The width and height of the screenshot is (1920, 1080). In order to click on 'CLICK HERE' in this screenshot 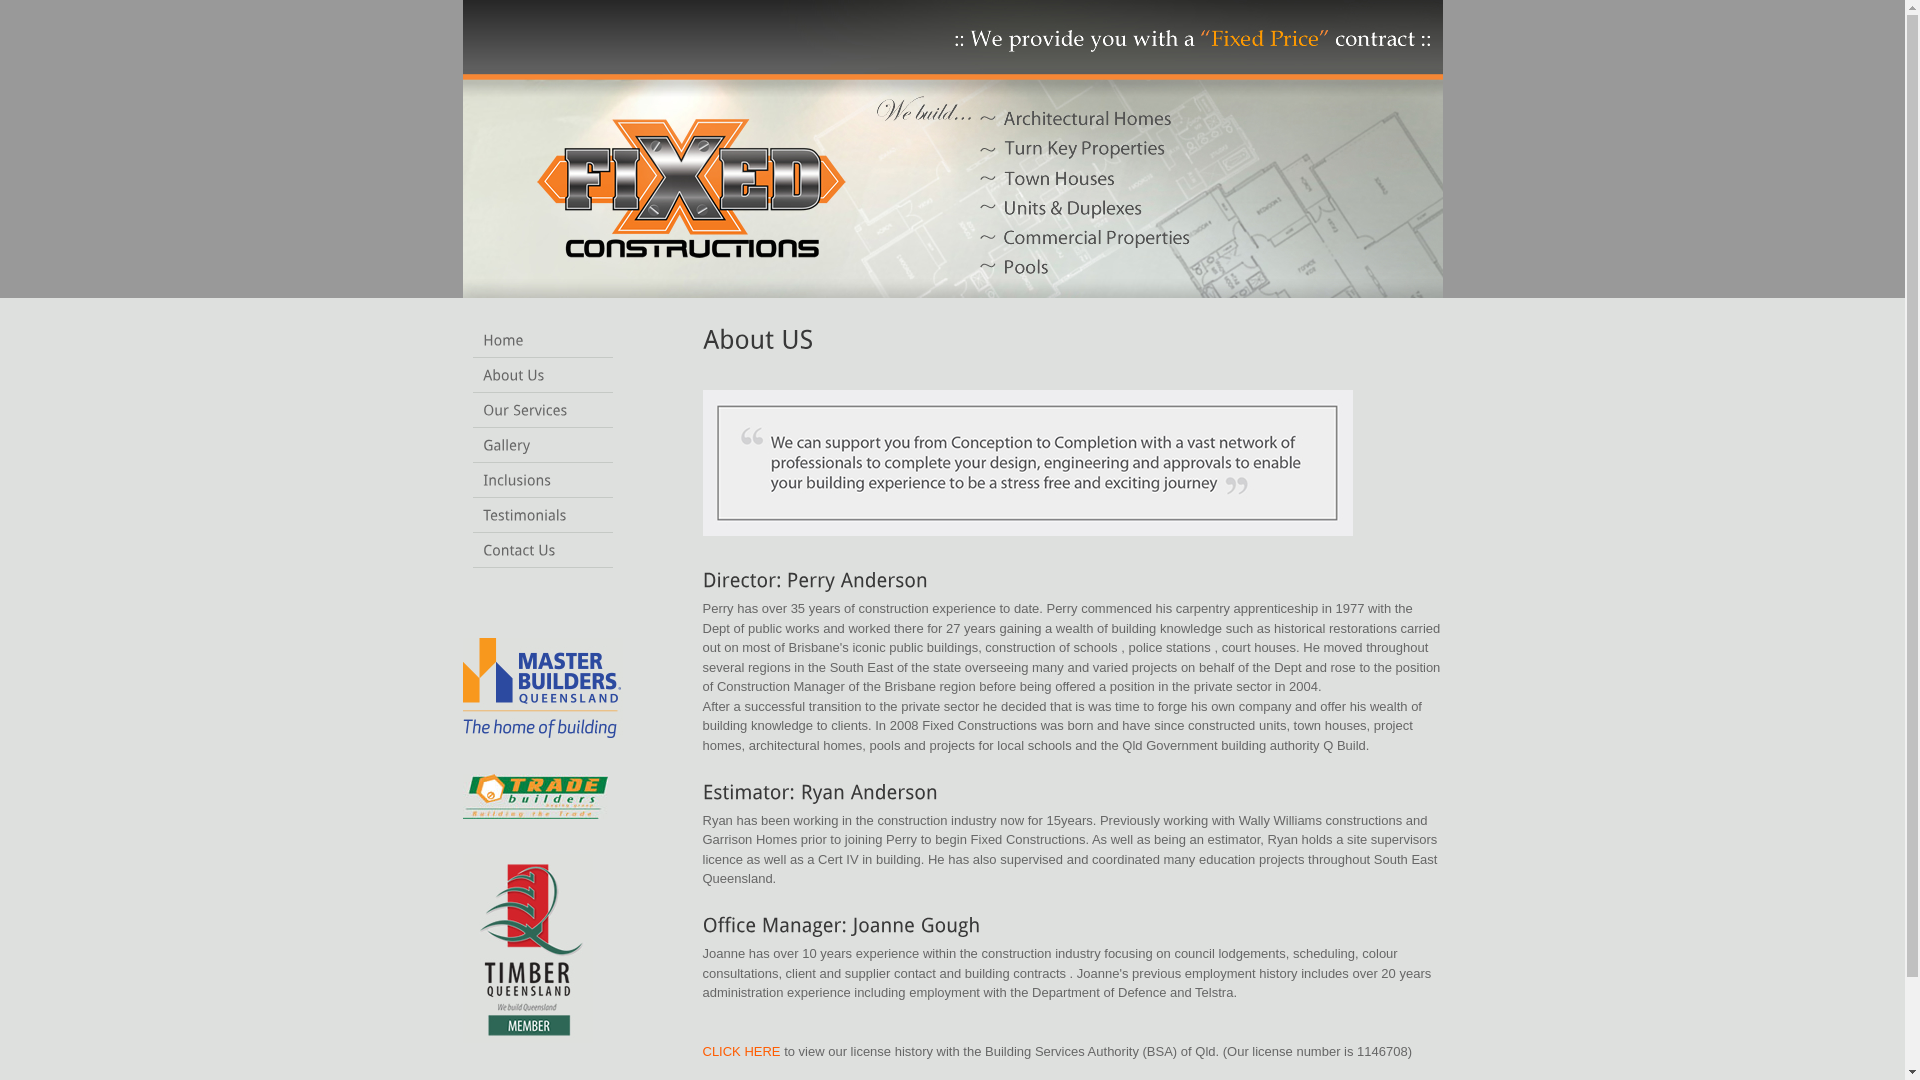, I will do `click(739, 1050)`.